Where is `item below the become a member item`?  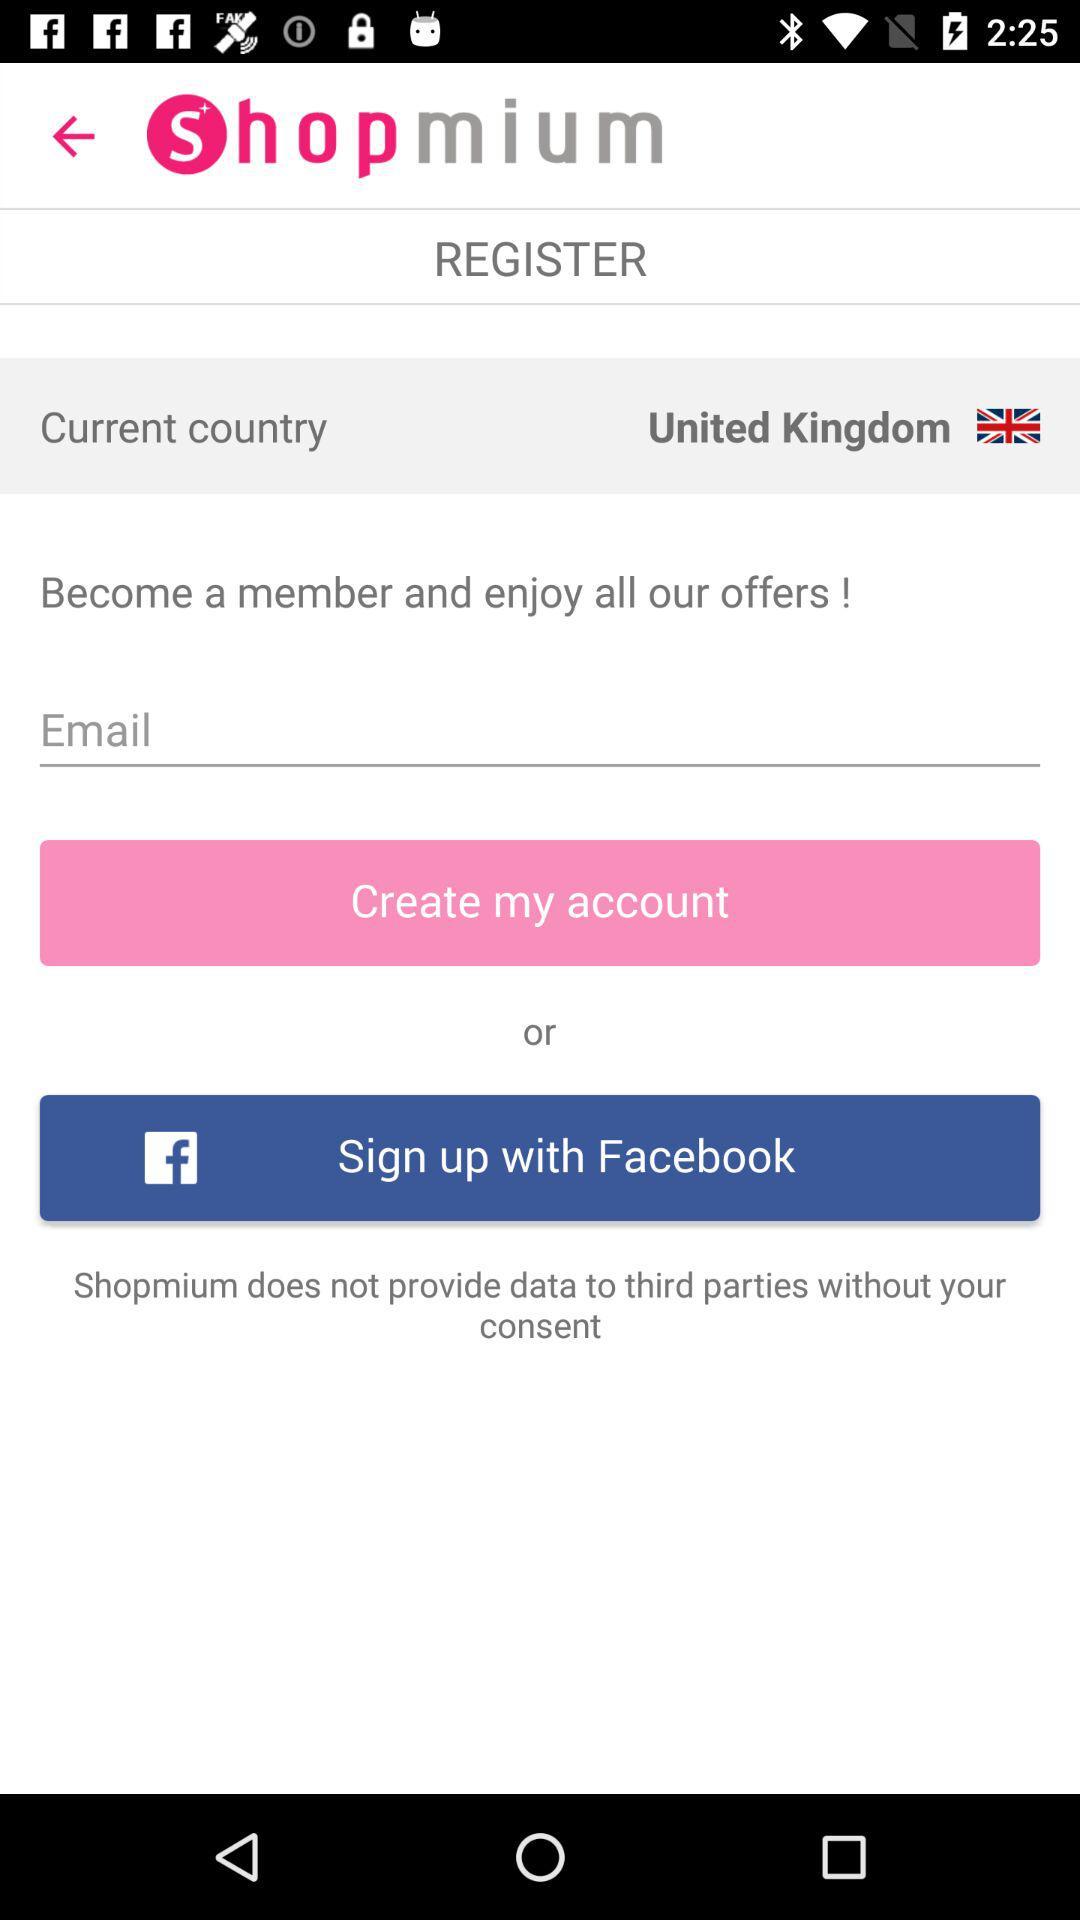
item below the become a member item is located at coordinates (540, 728).